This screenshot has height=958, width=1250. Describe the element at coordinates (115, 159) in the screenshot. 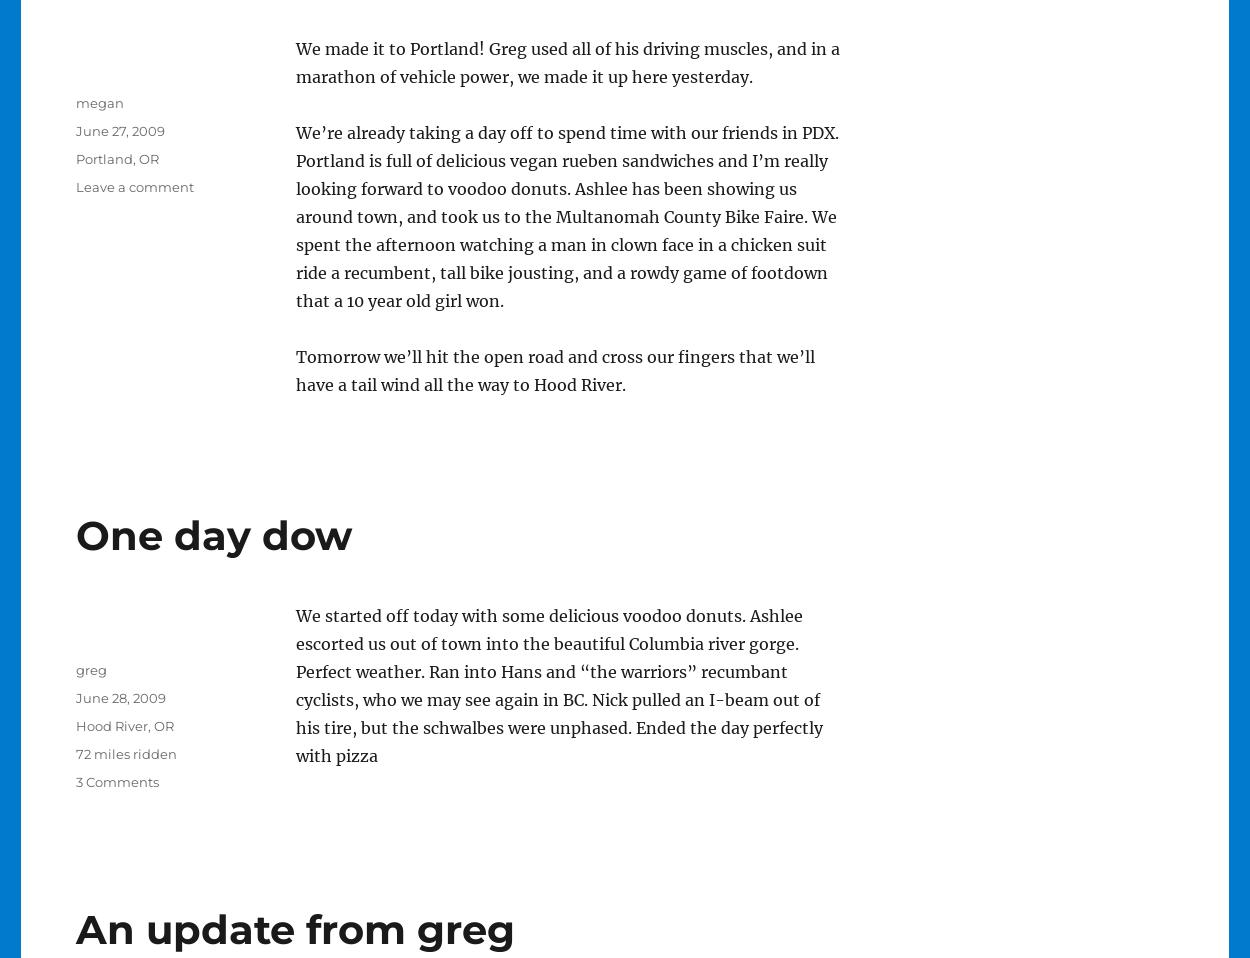

I see `'Portland, OR'` at that location.